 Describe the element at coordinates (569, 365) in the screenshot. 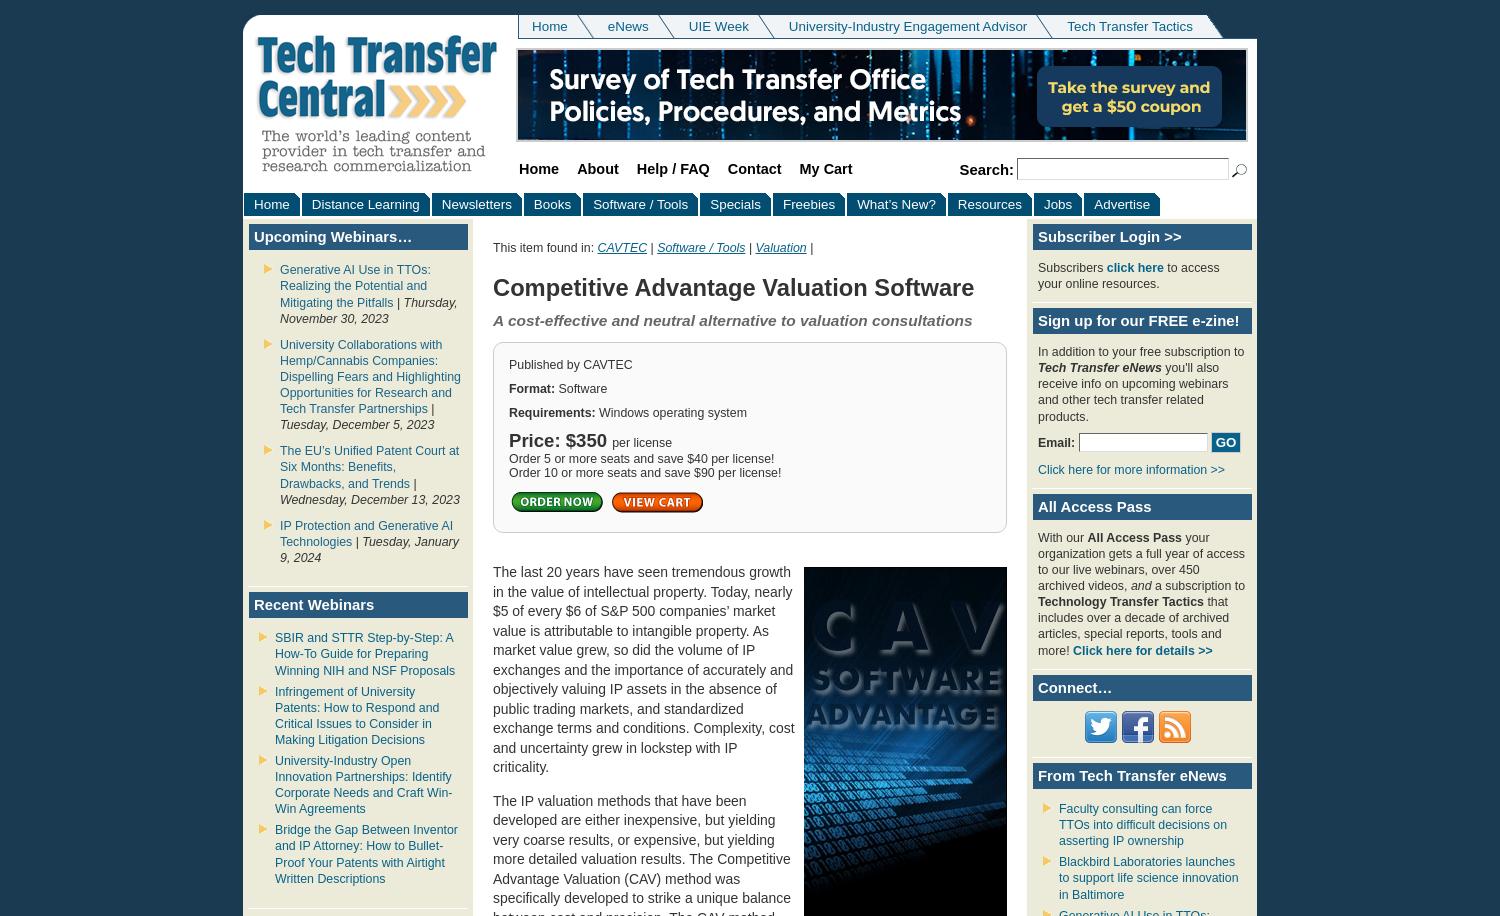

I see `'Published by  CAVTEC'` at that location.